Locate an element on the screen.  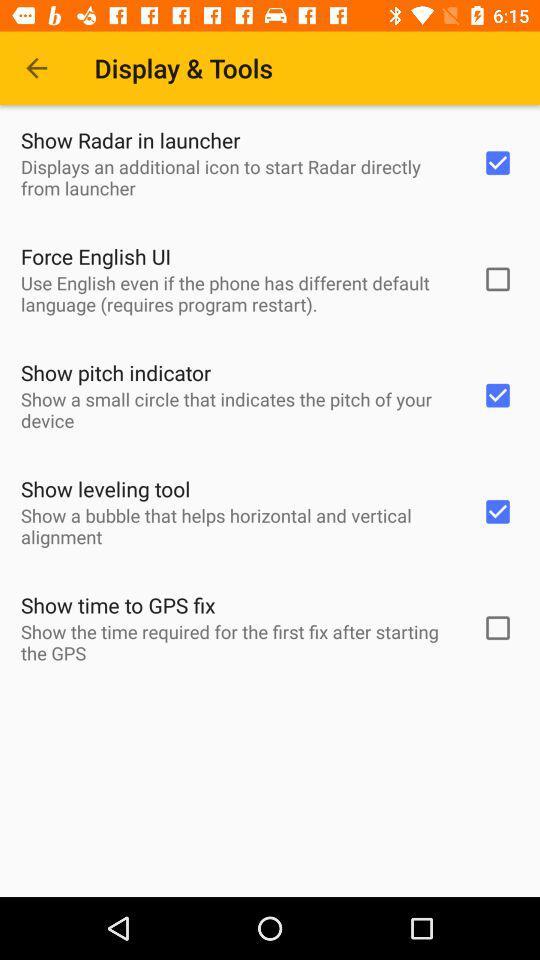
the use english even icon is located at coordinates (238, 292).